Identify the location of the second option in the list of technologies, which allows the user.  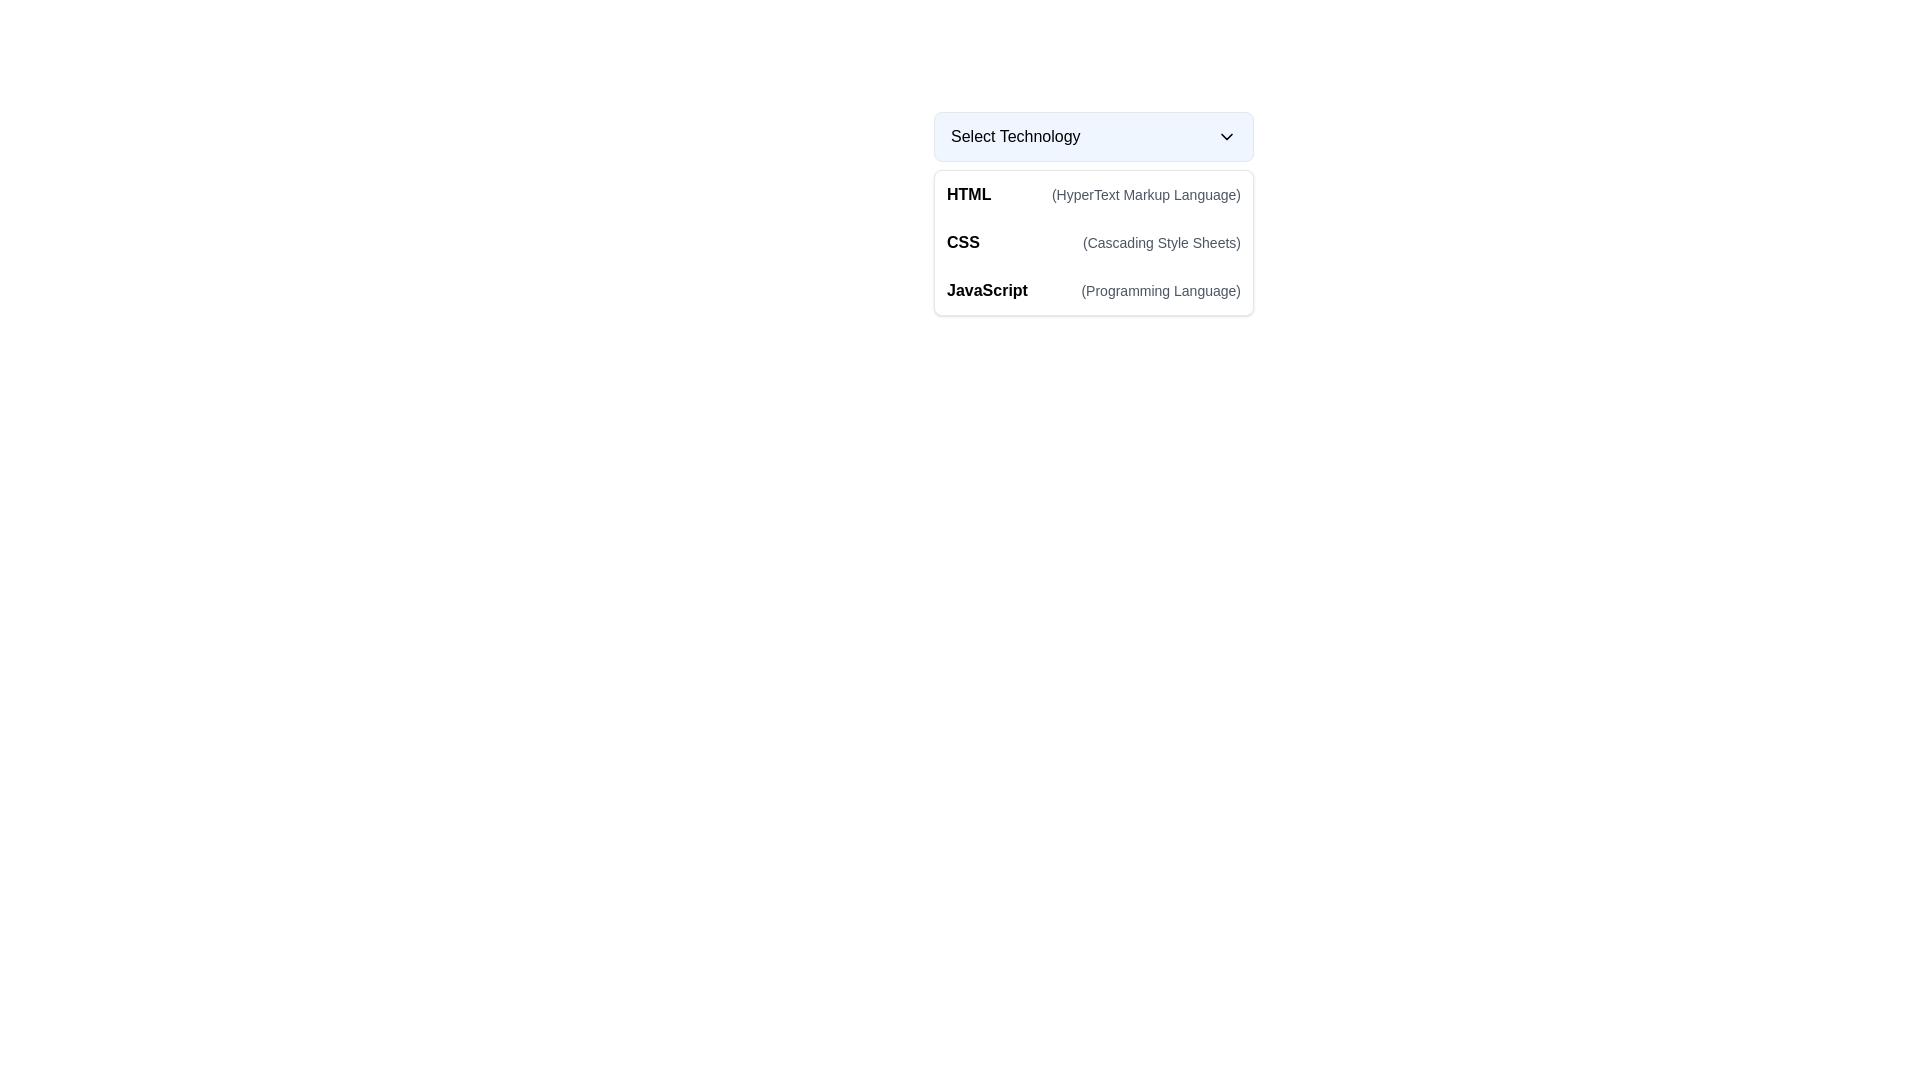
(1093, 242).